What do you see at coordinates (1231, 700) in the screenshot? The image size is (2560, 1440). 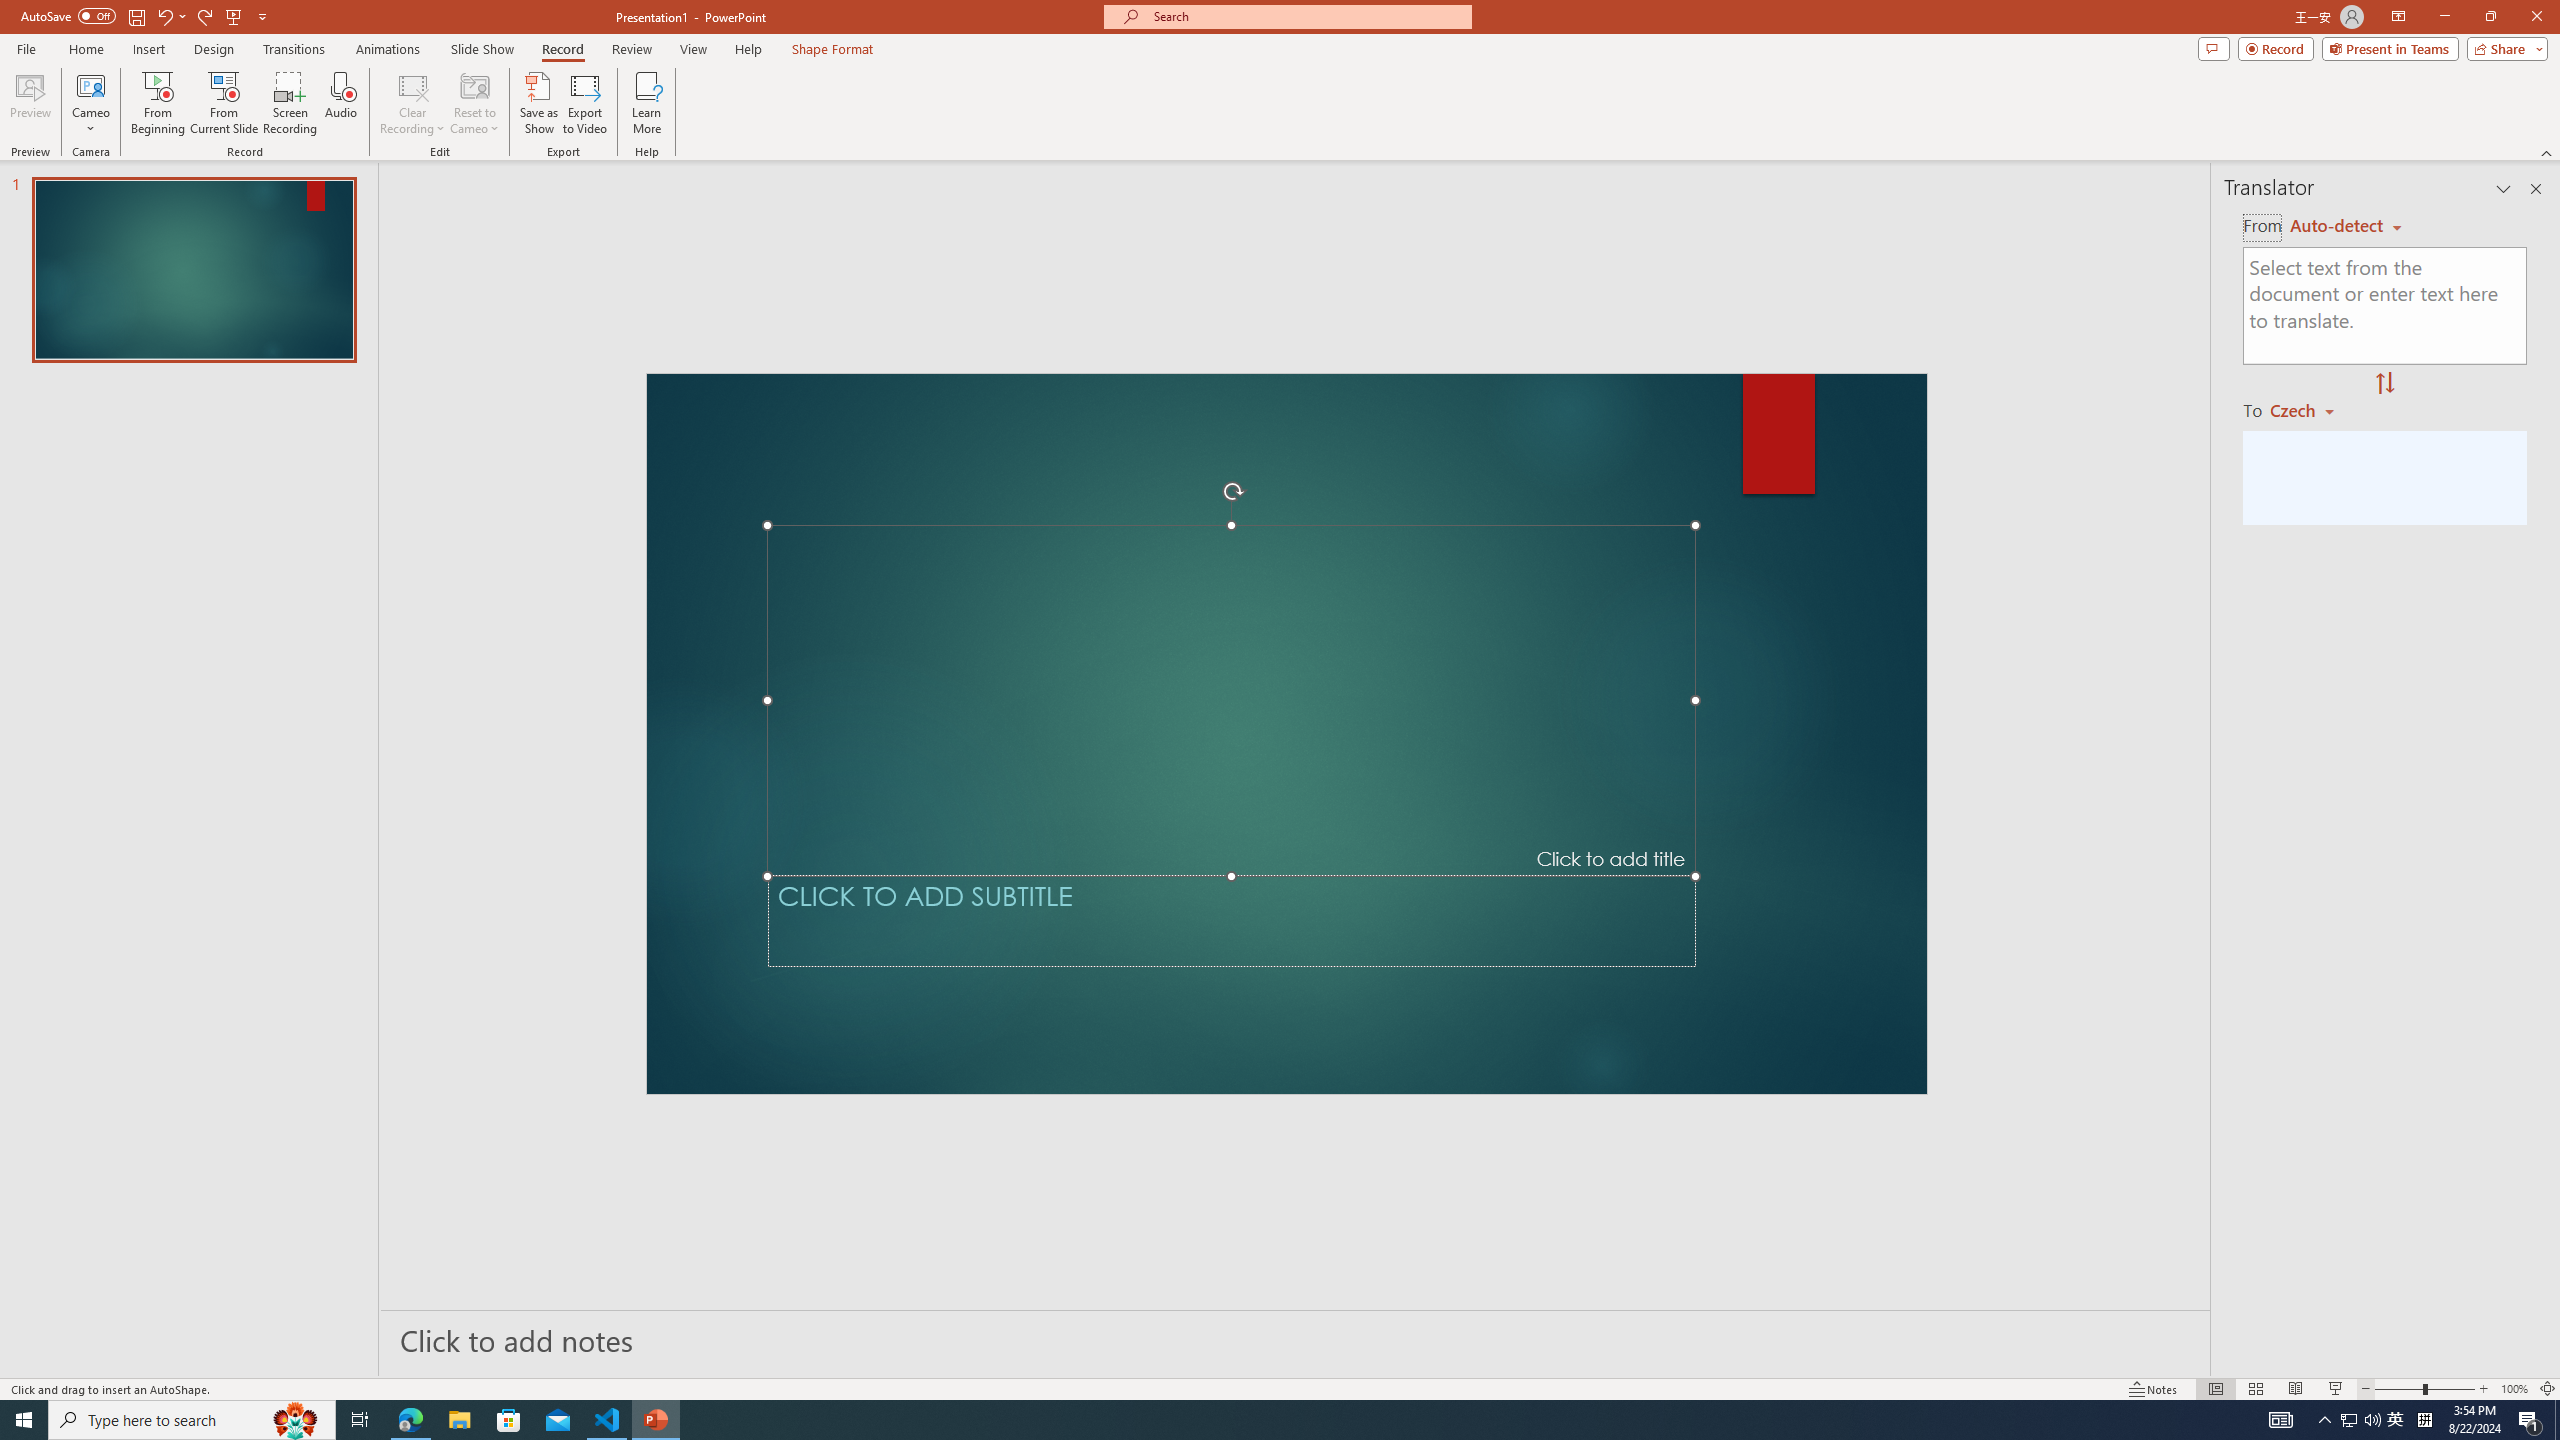 I see `'Title TextBox'` at bounding box center [1231, 700].